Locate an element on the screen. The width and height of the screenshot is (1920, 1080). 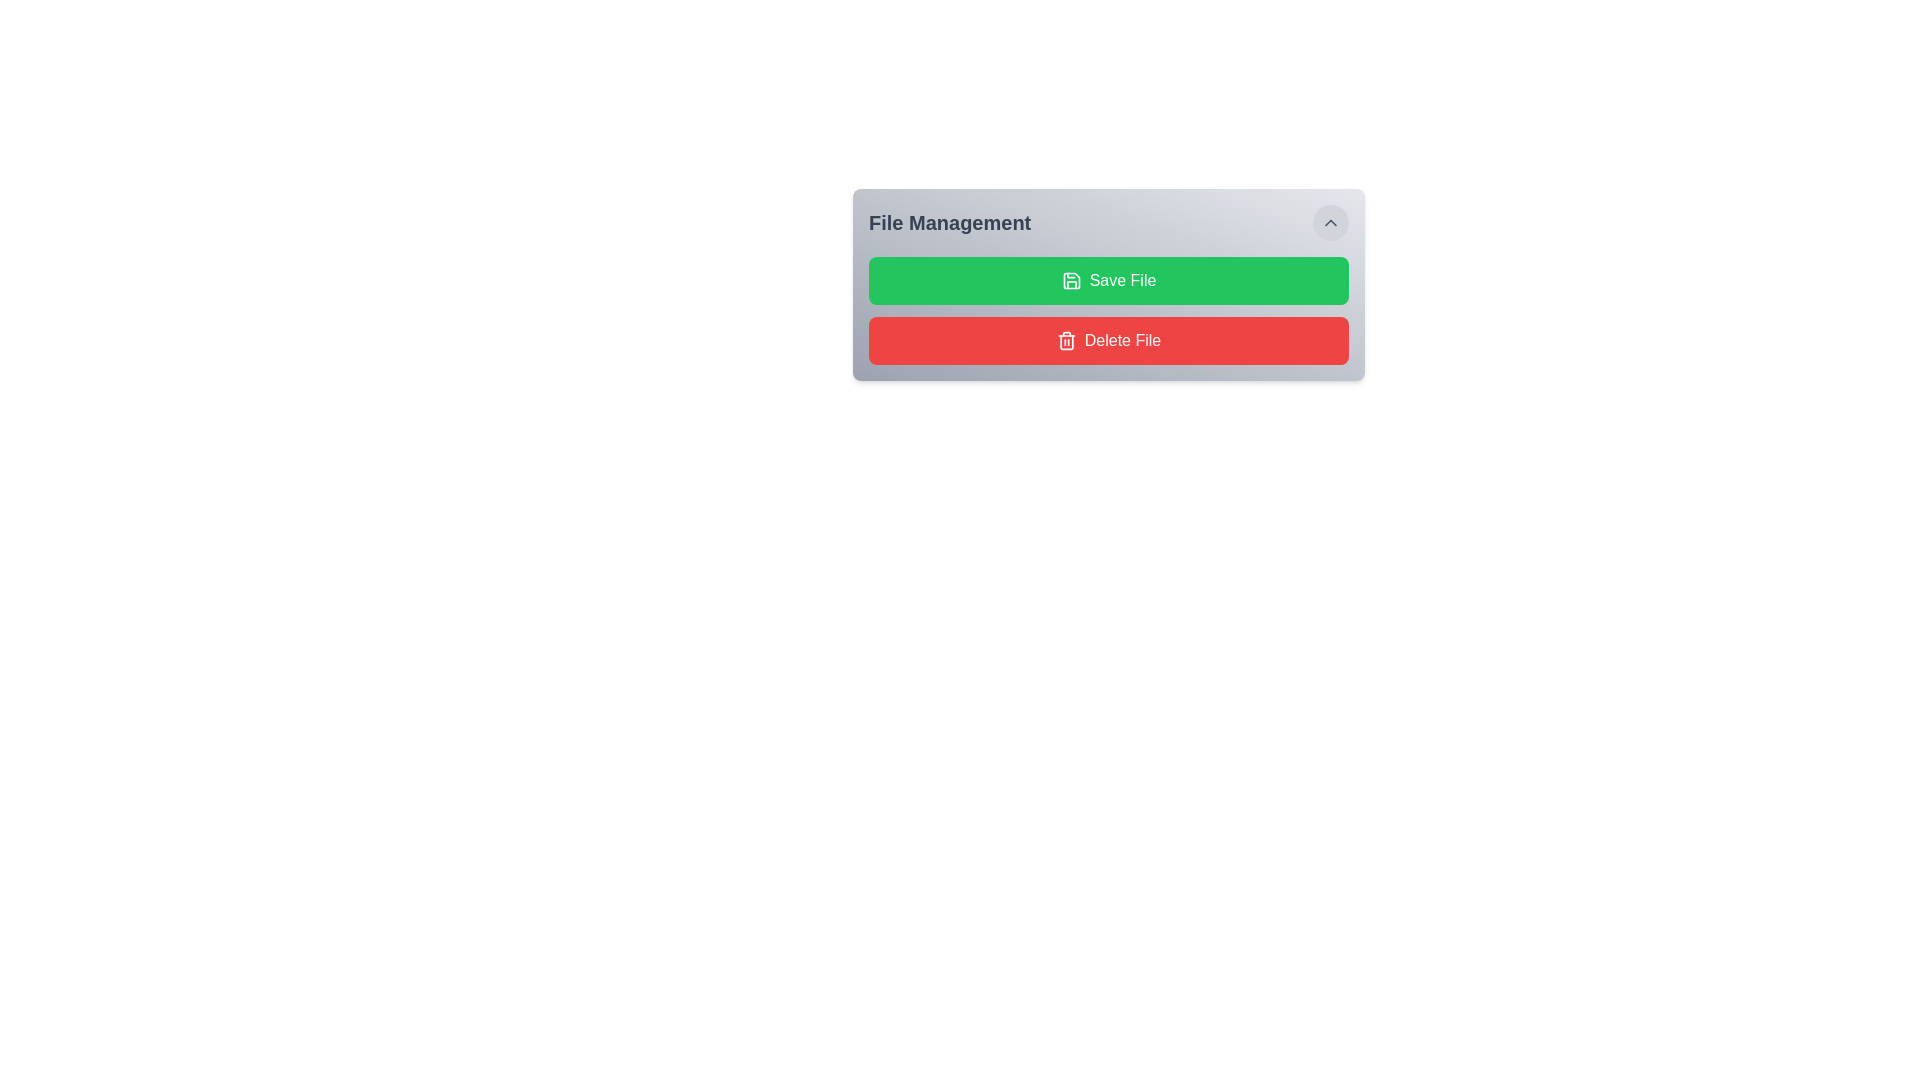
the red button labeled 'Delete File' to observe the hover effect is located at coordinates (1107, 339).